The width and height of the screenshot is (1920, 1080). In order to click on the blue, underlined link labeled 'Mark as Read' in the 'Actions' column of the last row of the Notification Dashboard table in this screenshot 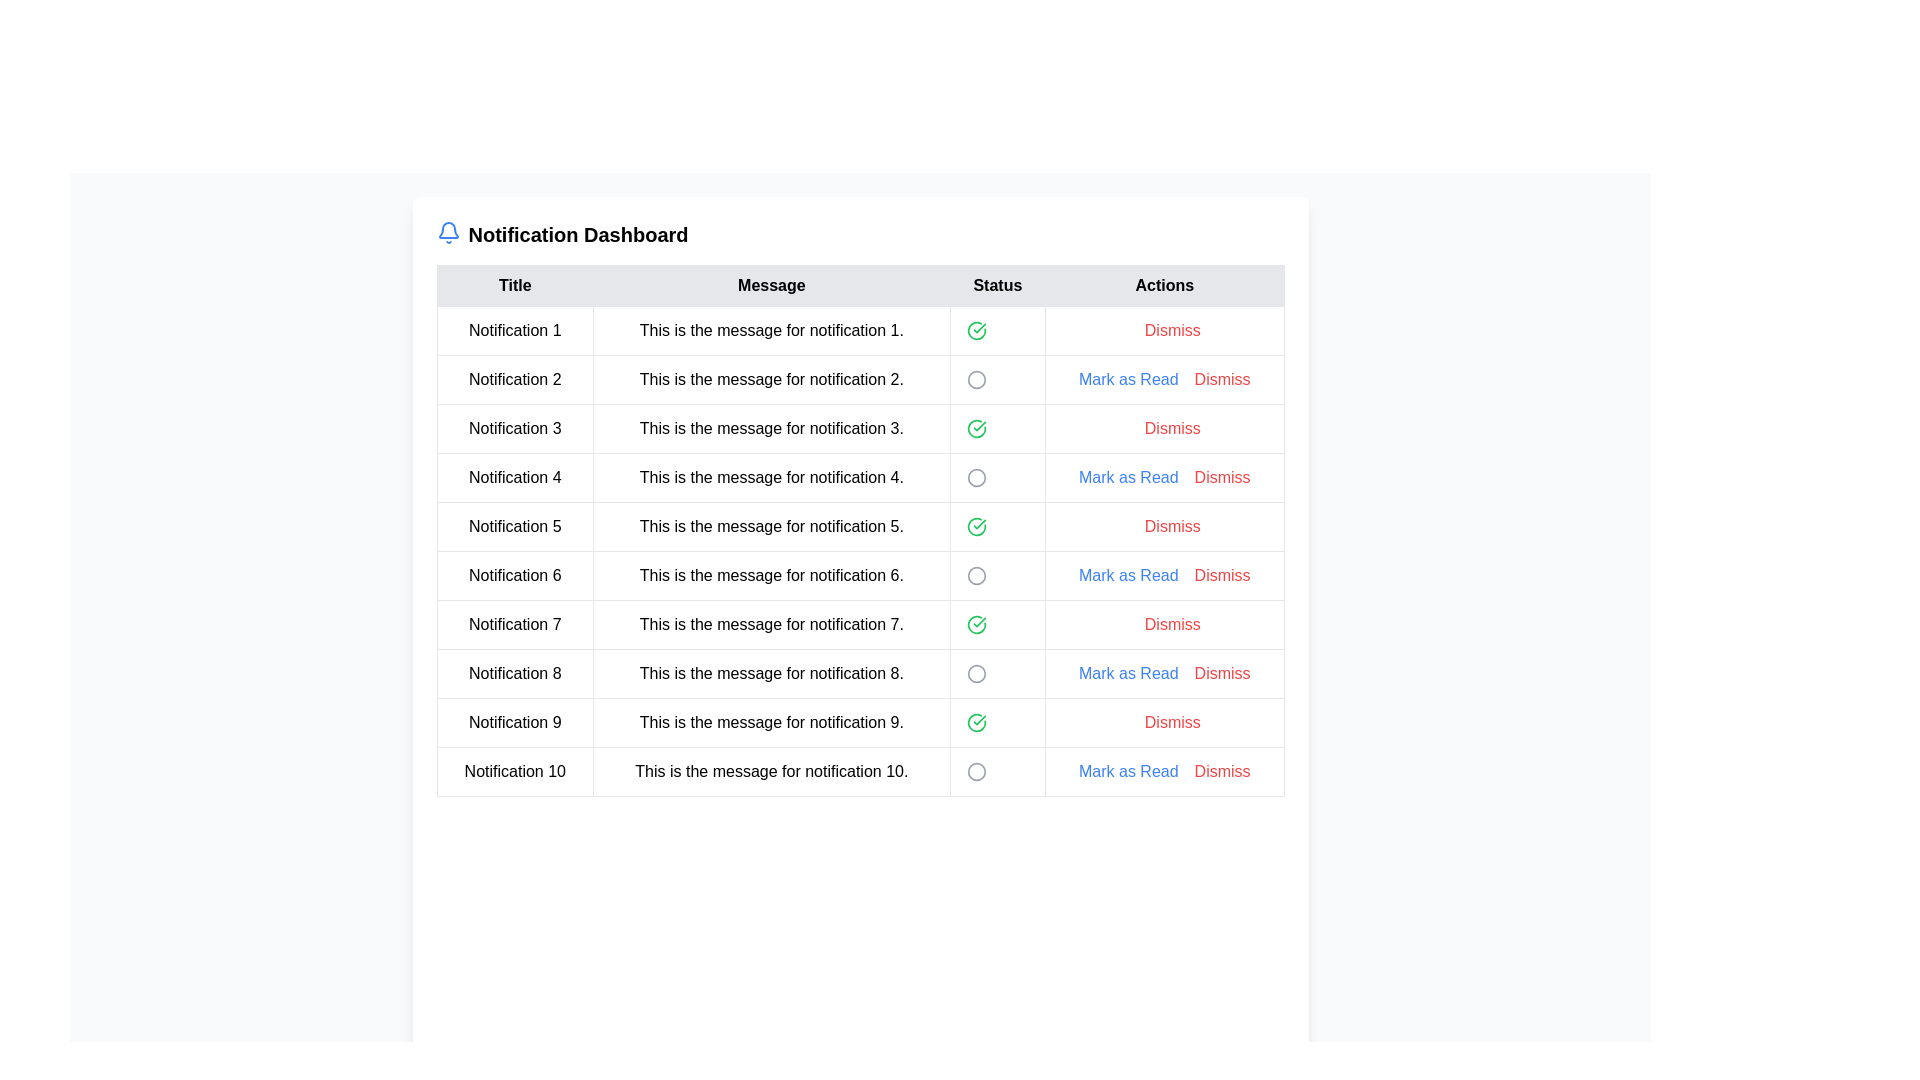, I will do `click(1128, 770)`.